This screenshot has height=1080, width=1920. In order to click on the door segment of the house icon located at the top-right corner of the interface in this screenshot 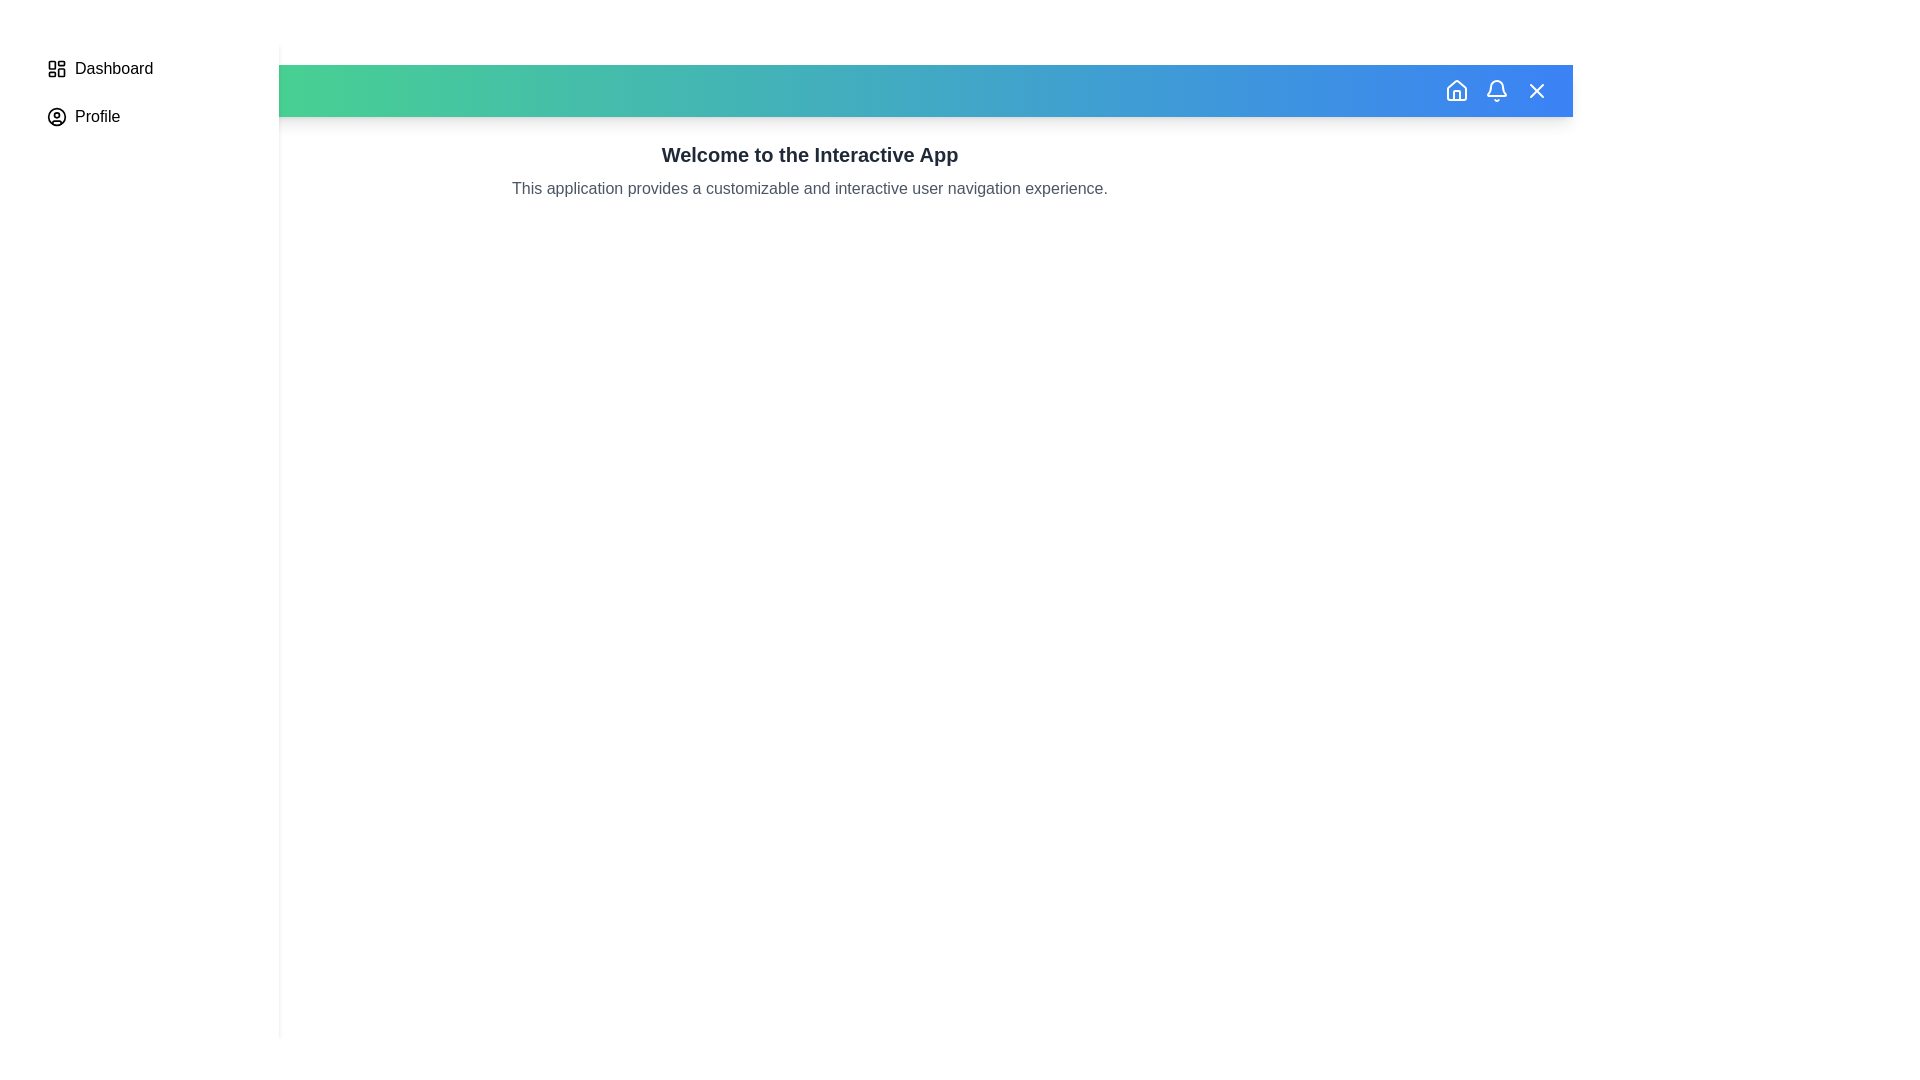, I will do `click(1457, 95)`.